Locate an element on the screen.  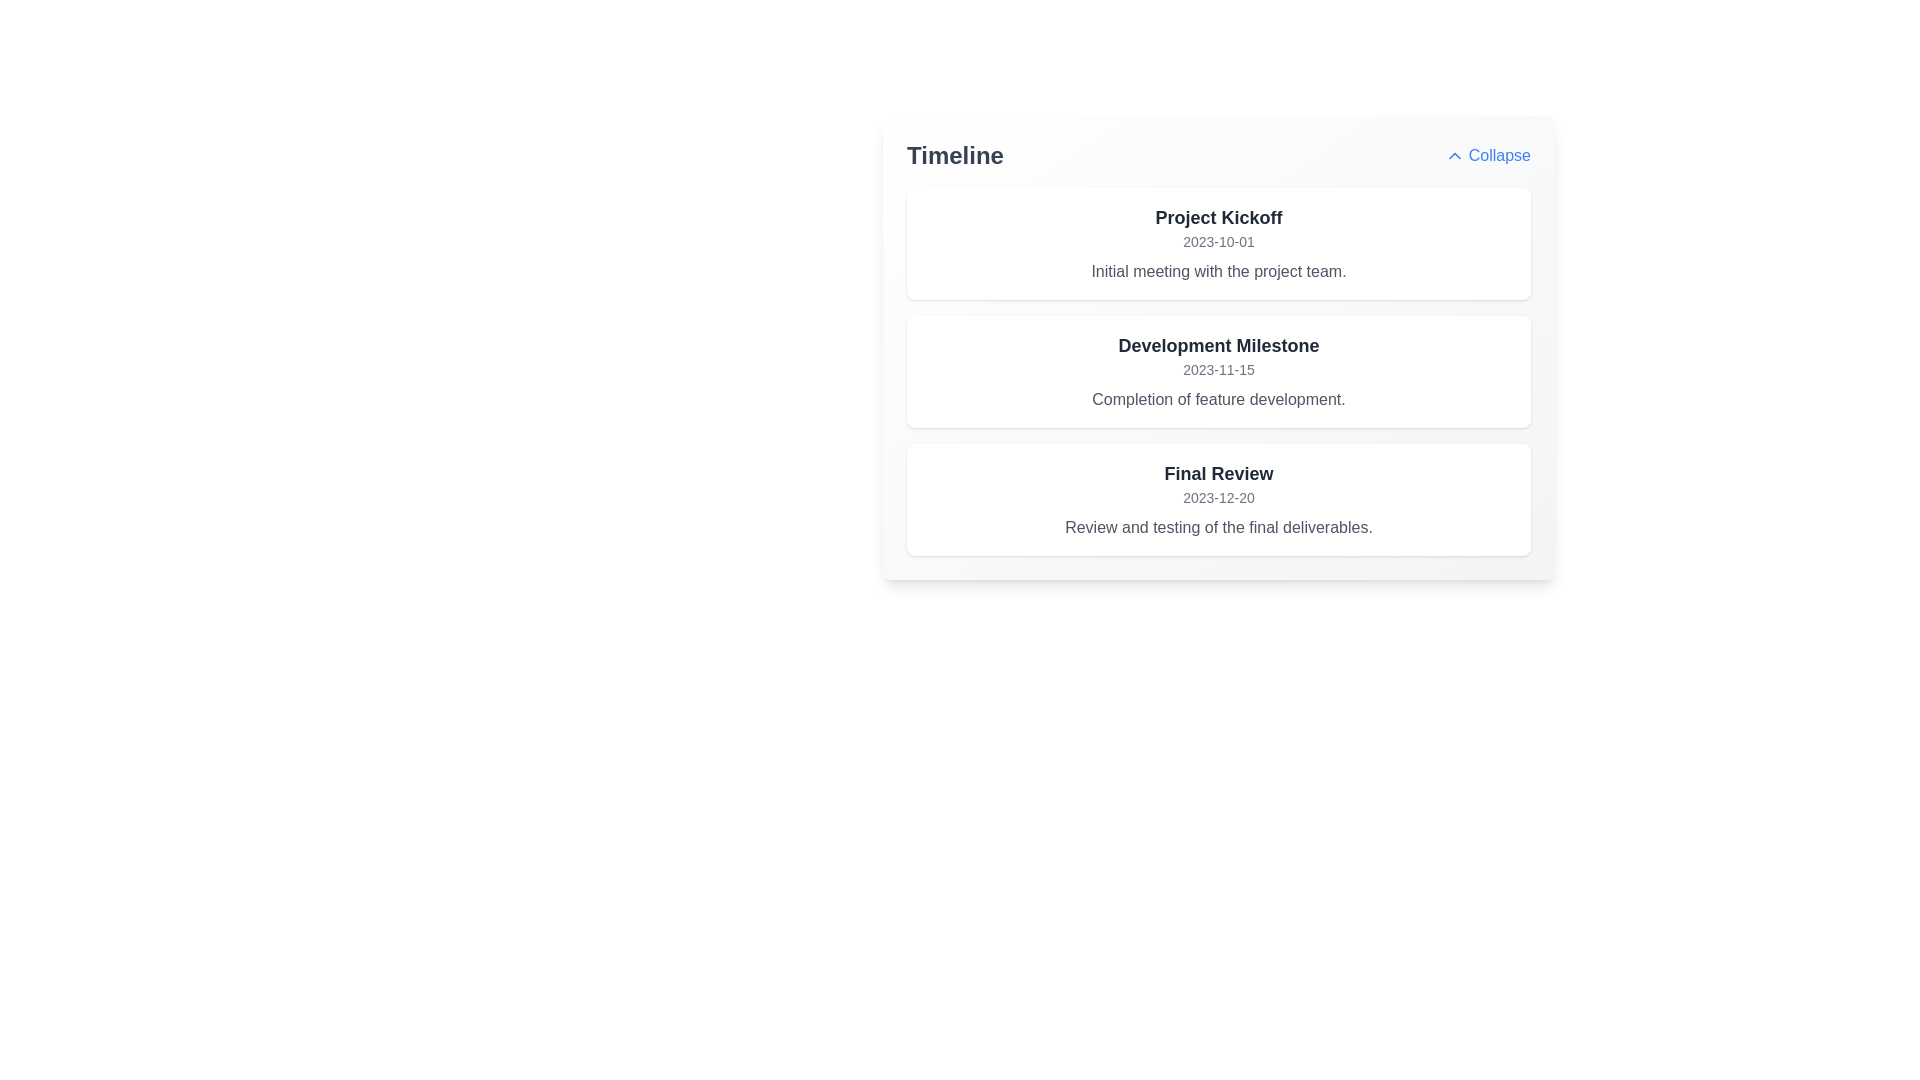
date display text element indicating '2023-10-01', which is styled in a small gray font beneath the title 'Project Kickoff' and above the description 'Initial meeting with the project team' is located at coordinates (1218, 241).